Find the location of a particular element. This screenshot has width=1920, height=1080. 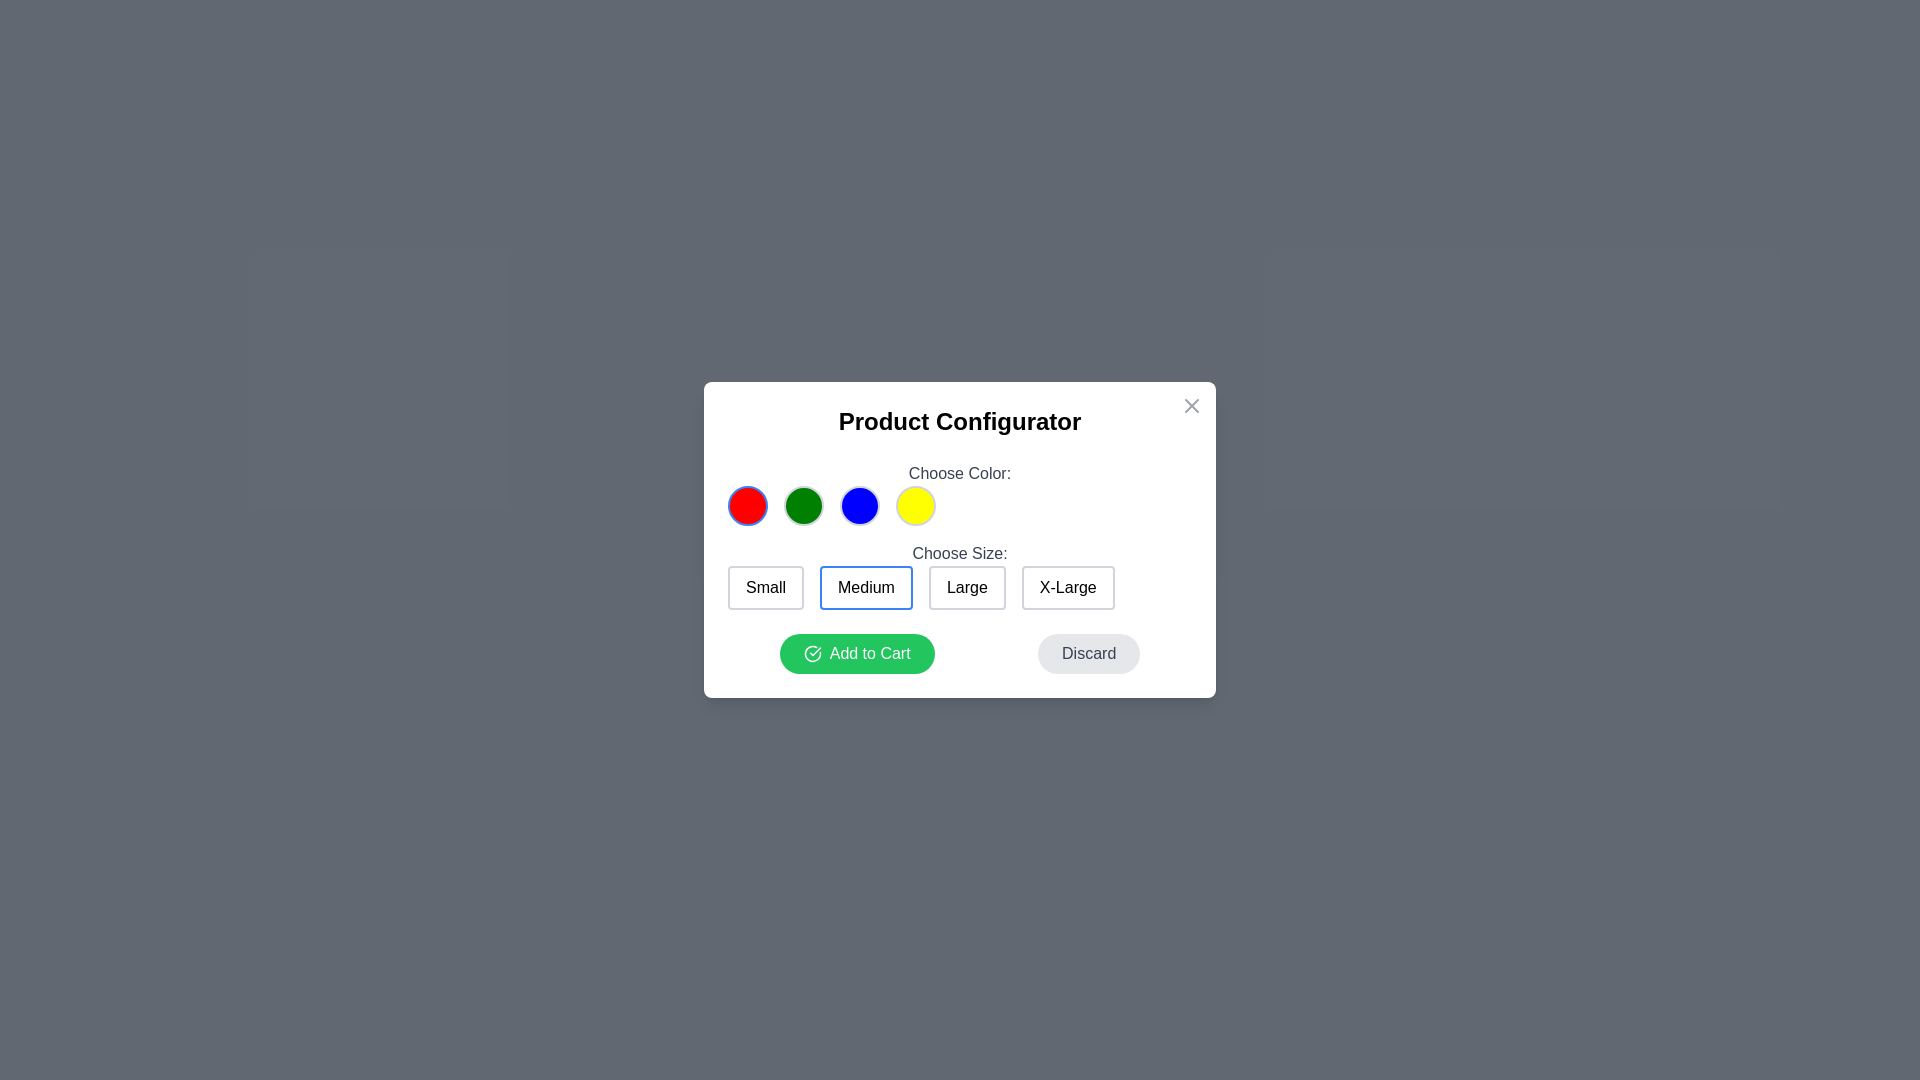

text label displaying 'Choose Color:' styled in gray, located near the top-center of the modal dialog is located at coordinates (960, 474).